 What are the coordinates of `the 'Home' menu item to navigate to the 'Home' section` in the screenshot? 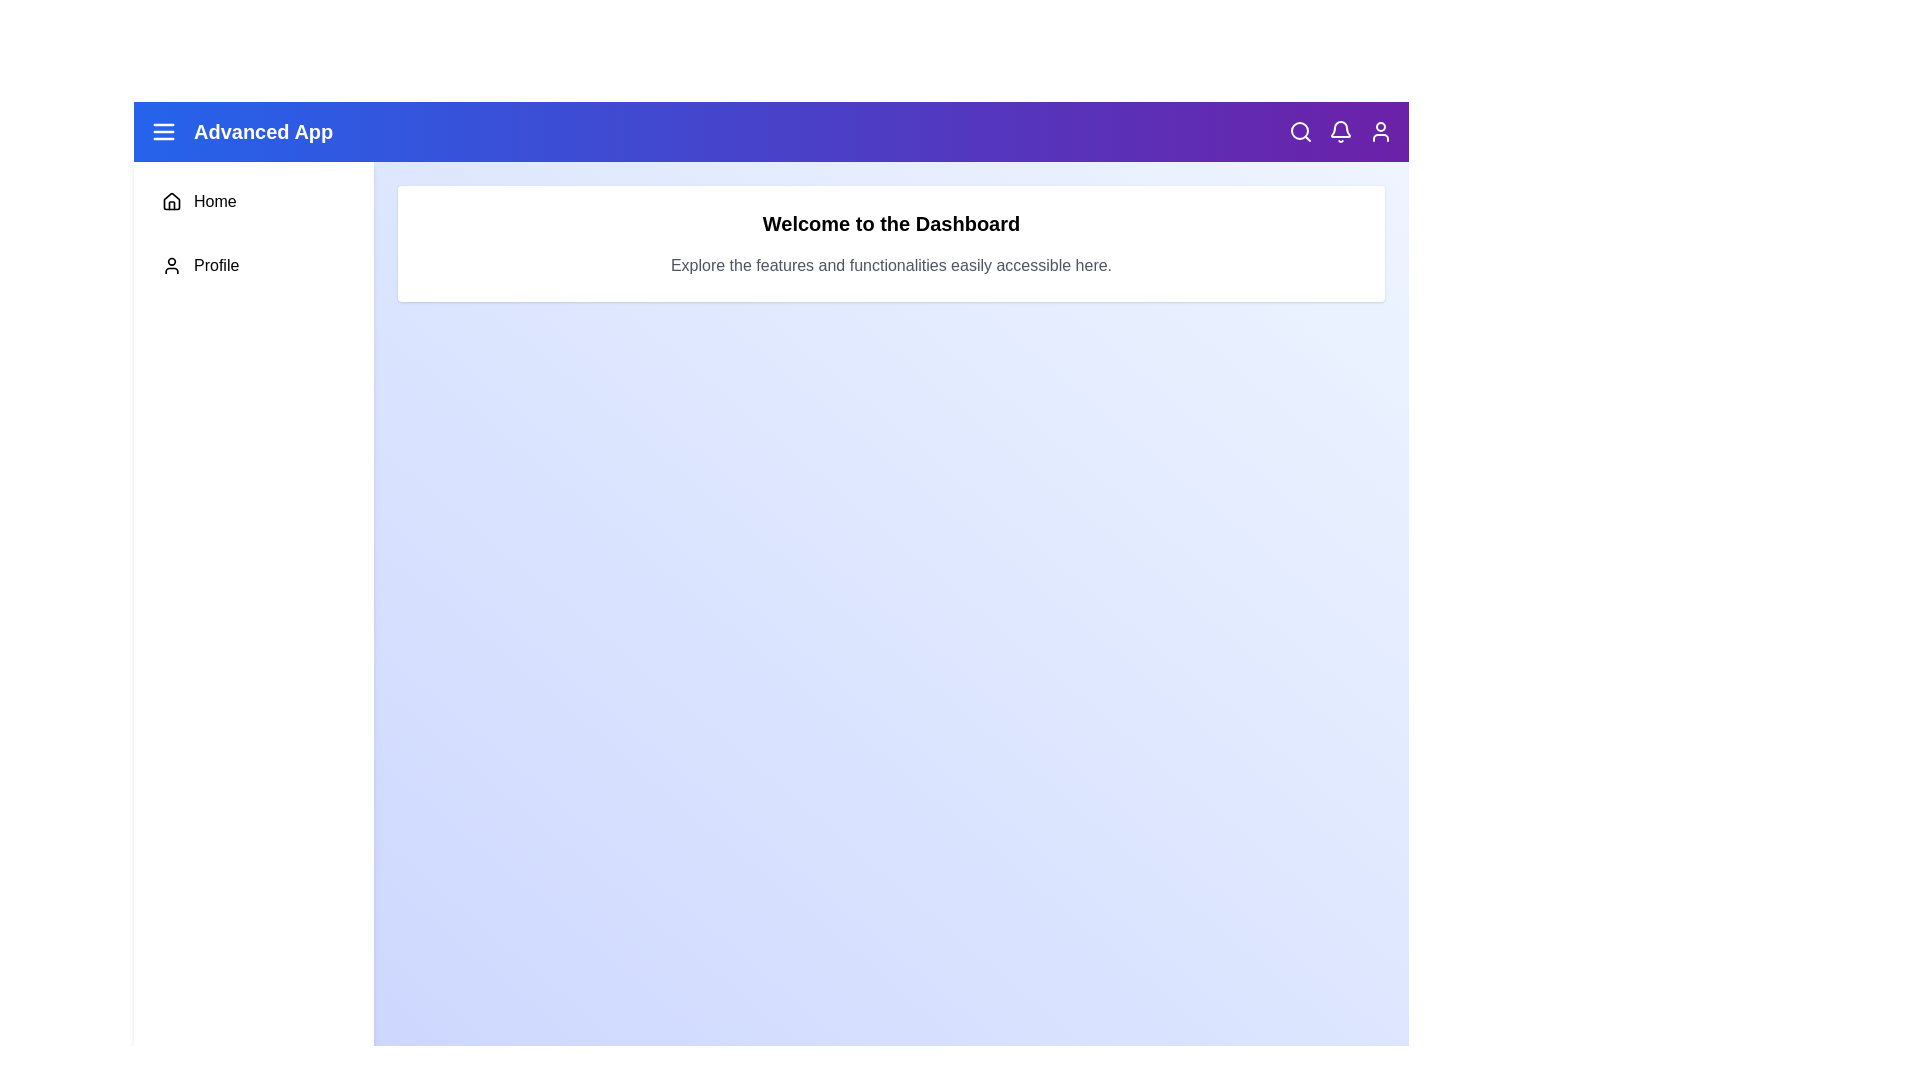 It's located at (253, 201).